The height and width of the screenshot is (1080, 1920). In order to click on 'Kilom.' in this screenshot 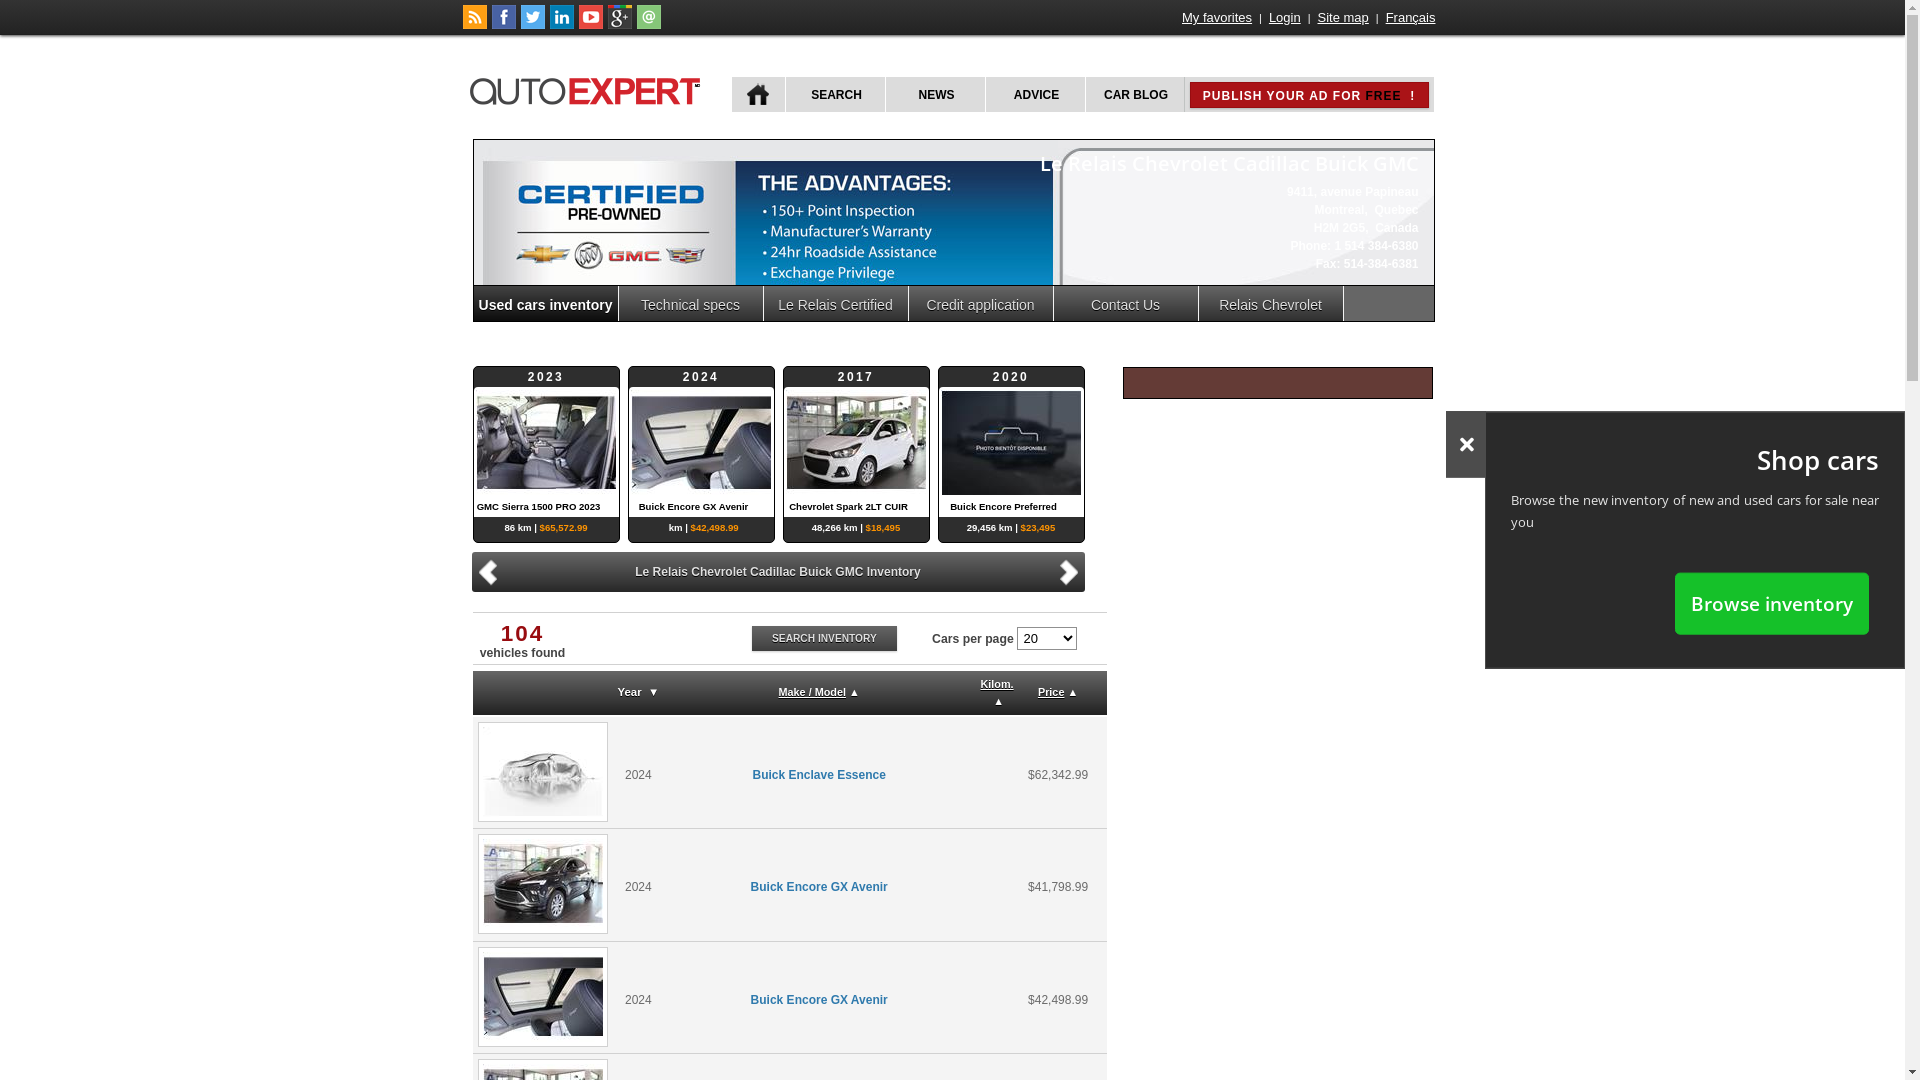, I will do `click(996, 683)`.